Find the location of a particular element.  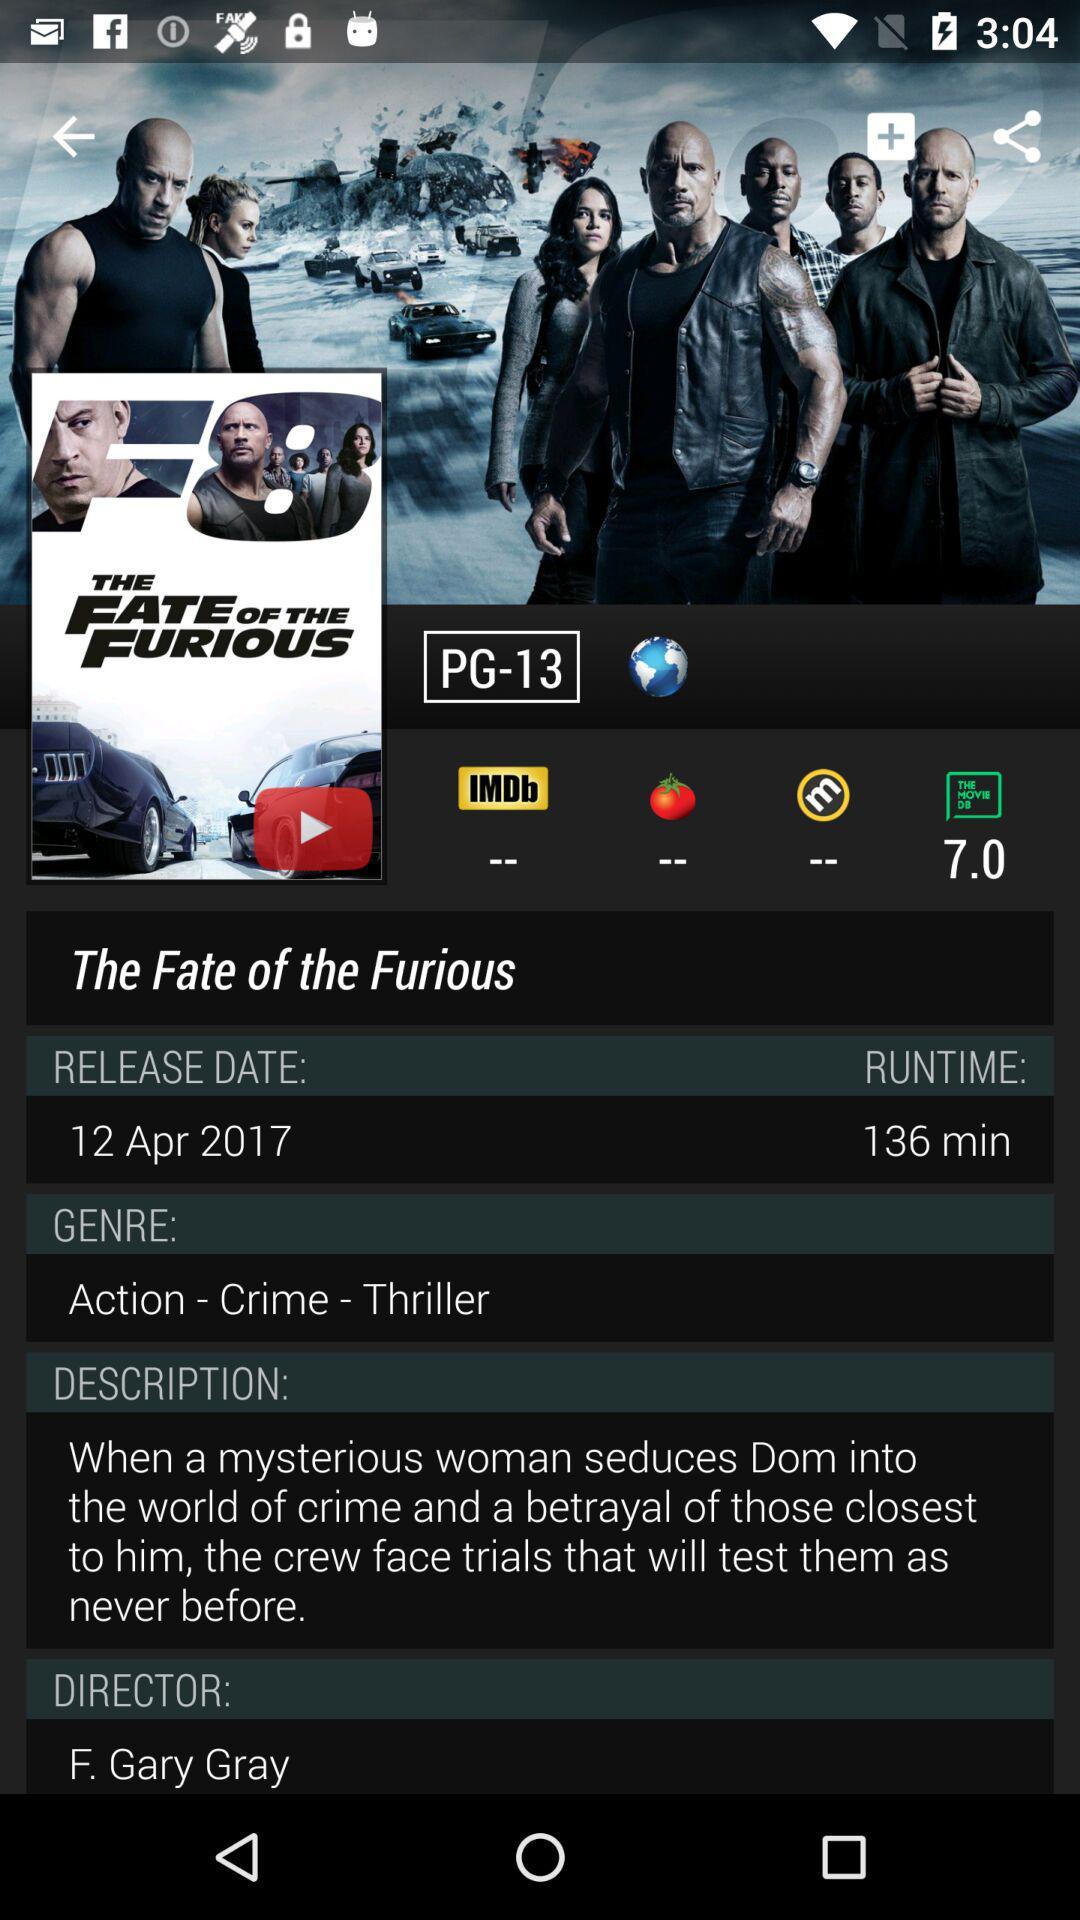

the app next to the   app is located at coordinates (72, 135).